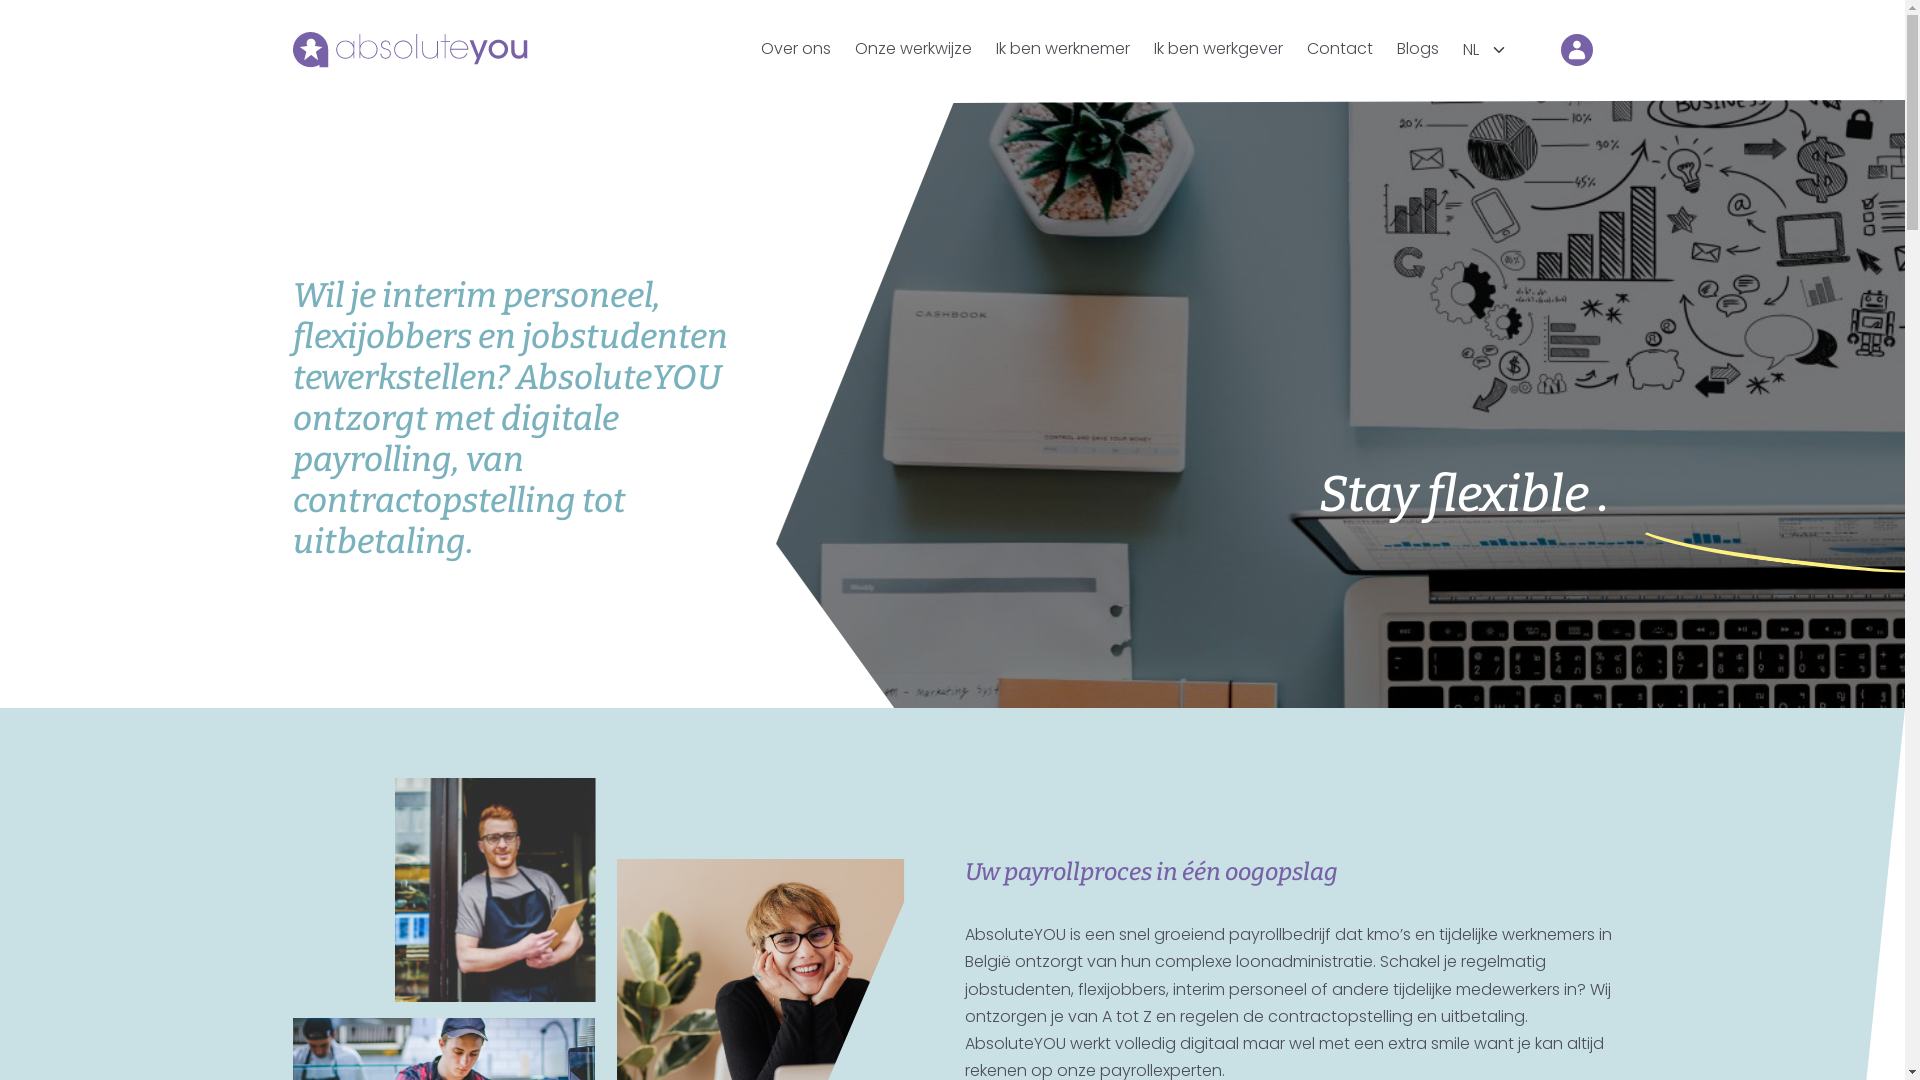 Image resolution: width=1920 pixels, height=1080 pixels. What do you see at coordinates (794, 47) in the screenshot?
I see `'Over ons'` at bounding box center [794, 47].